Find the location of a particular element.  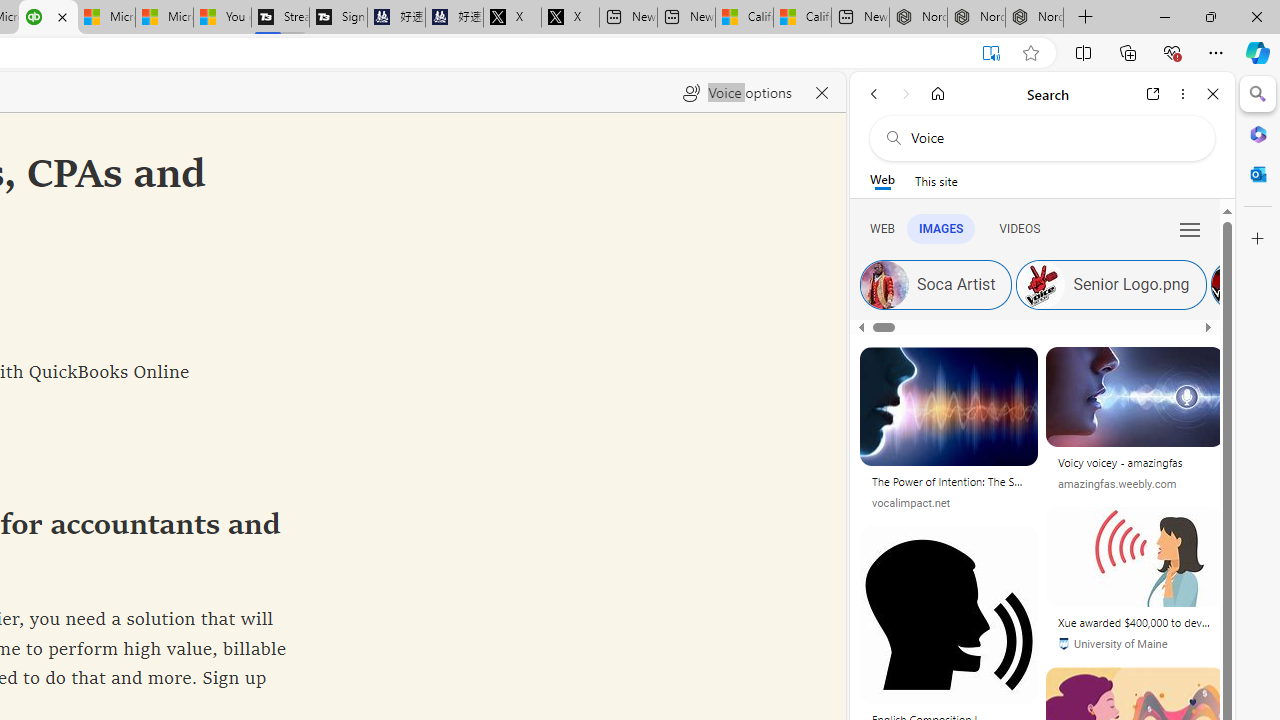

'More options' is located at coordinates (1182, 93).